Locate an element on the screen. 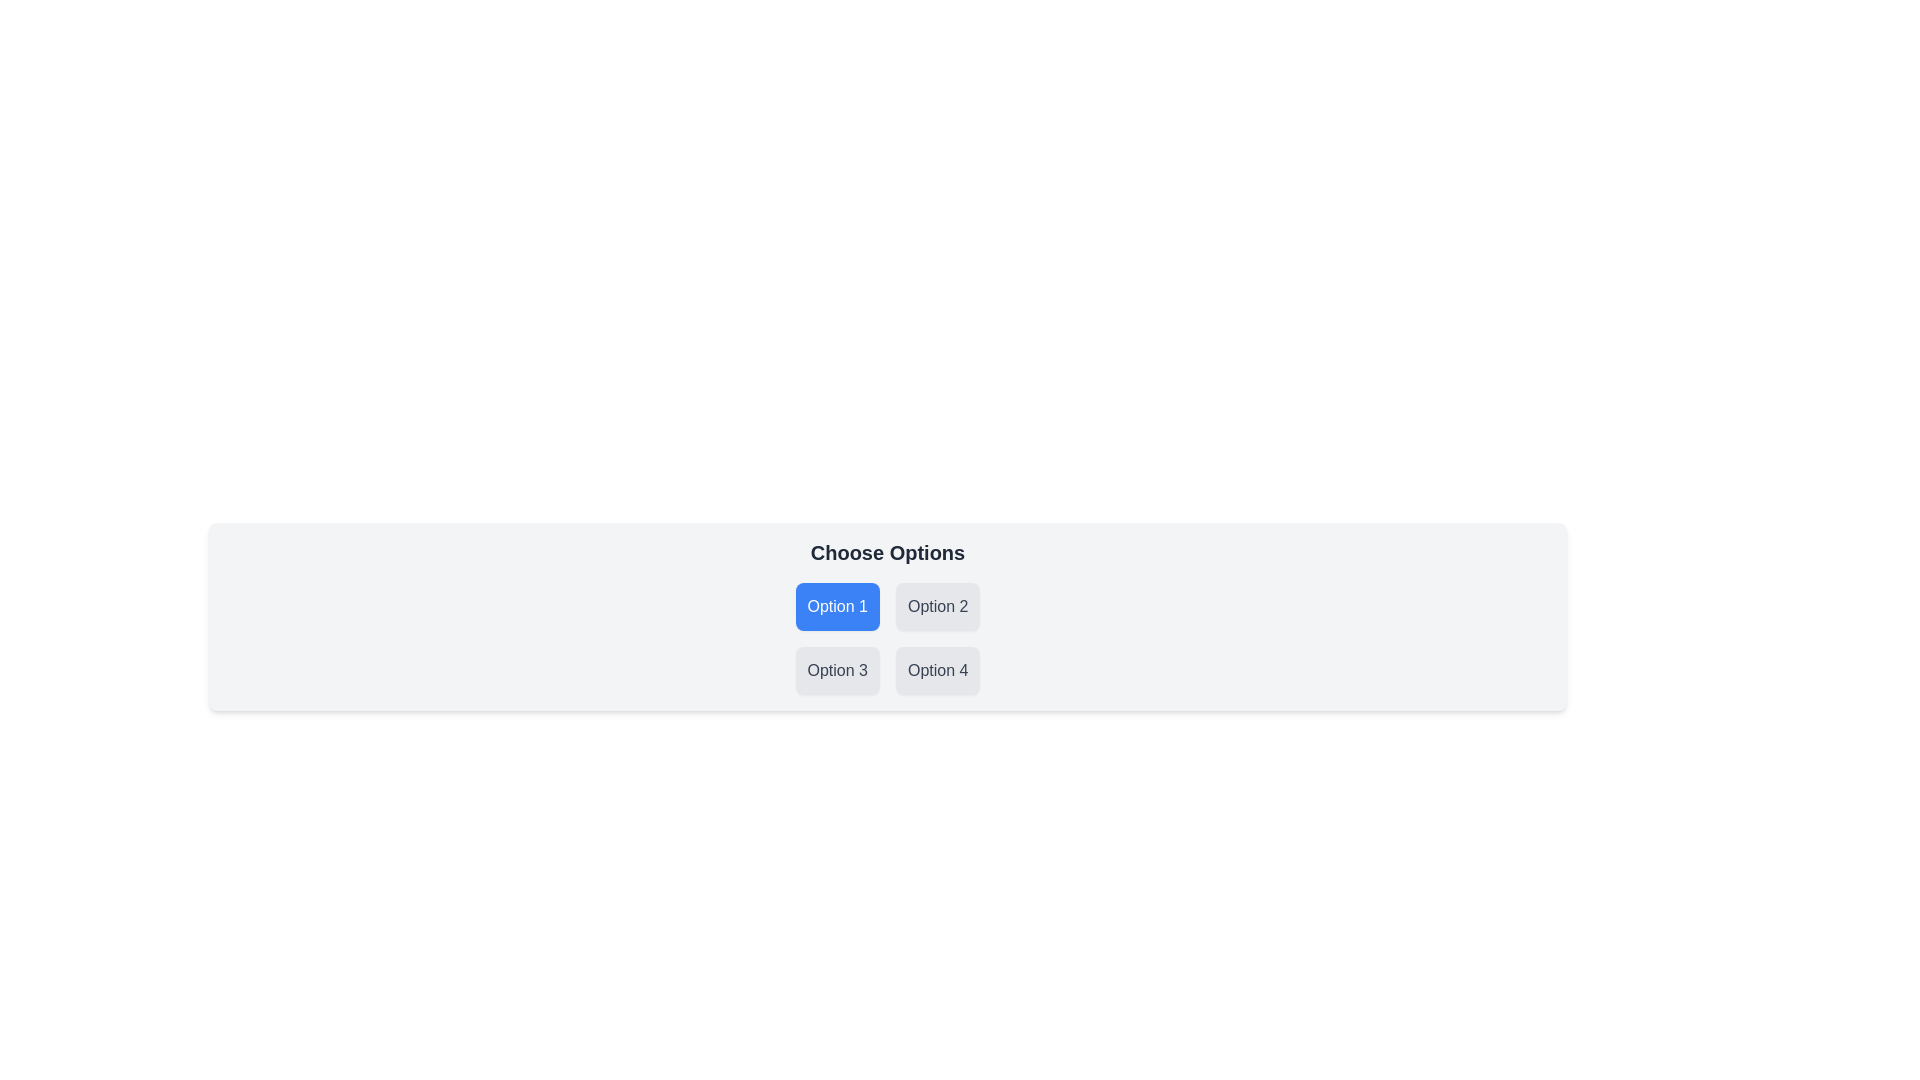 This screenshot has height=1080, width=1920. the 'Option 2' button, which is a rectangular button with rounded corners and gray text on a light gray background, located in the top-right of a 2x2 grid layout is located at coordinates (937, 605).